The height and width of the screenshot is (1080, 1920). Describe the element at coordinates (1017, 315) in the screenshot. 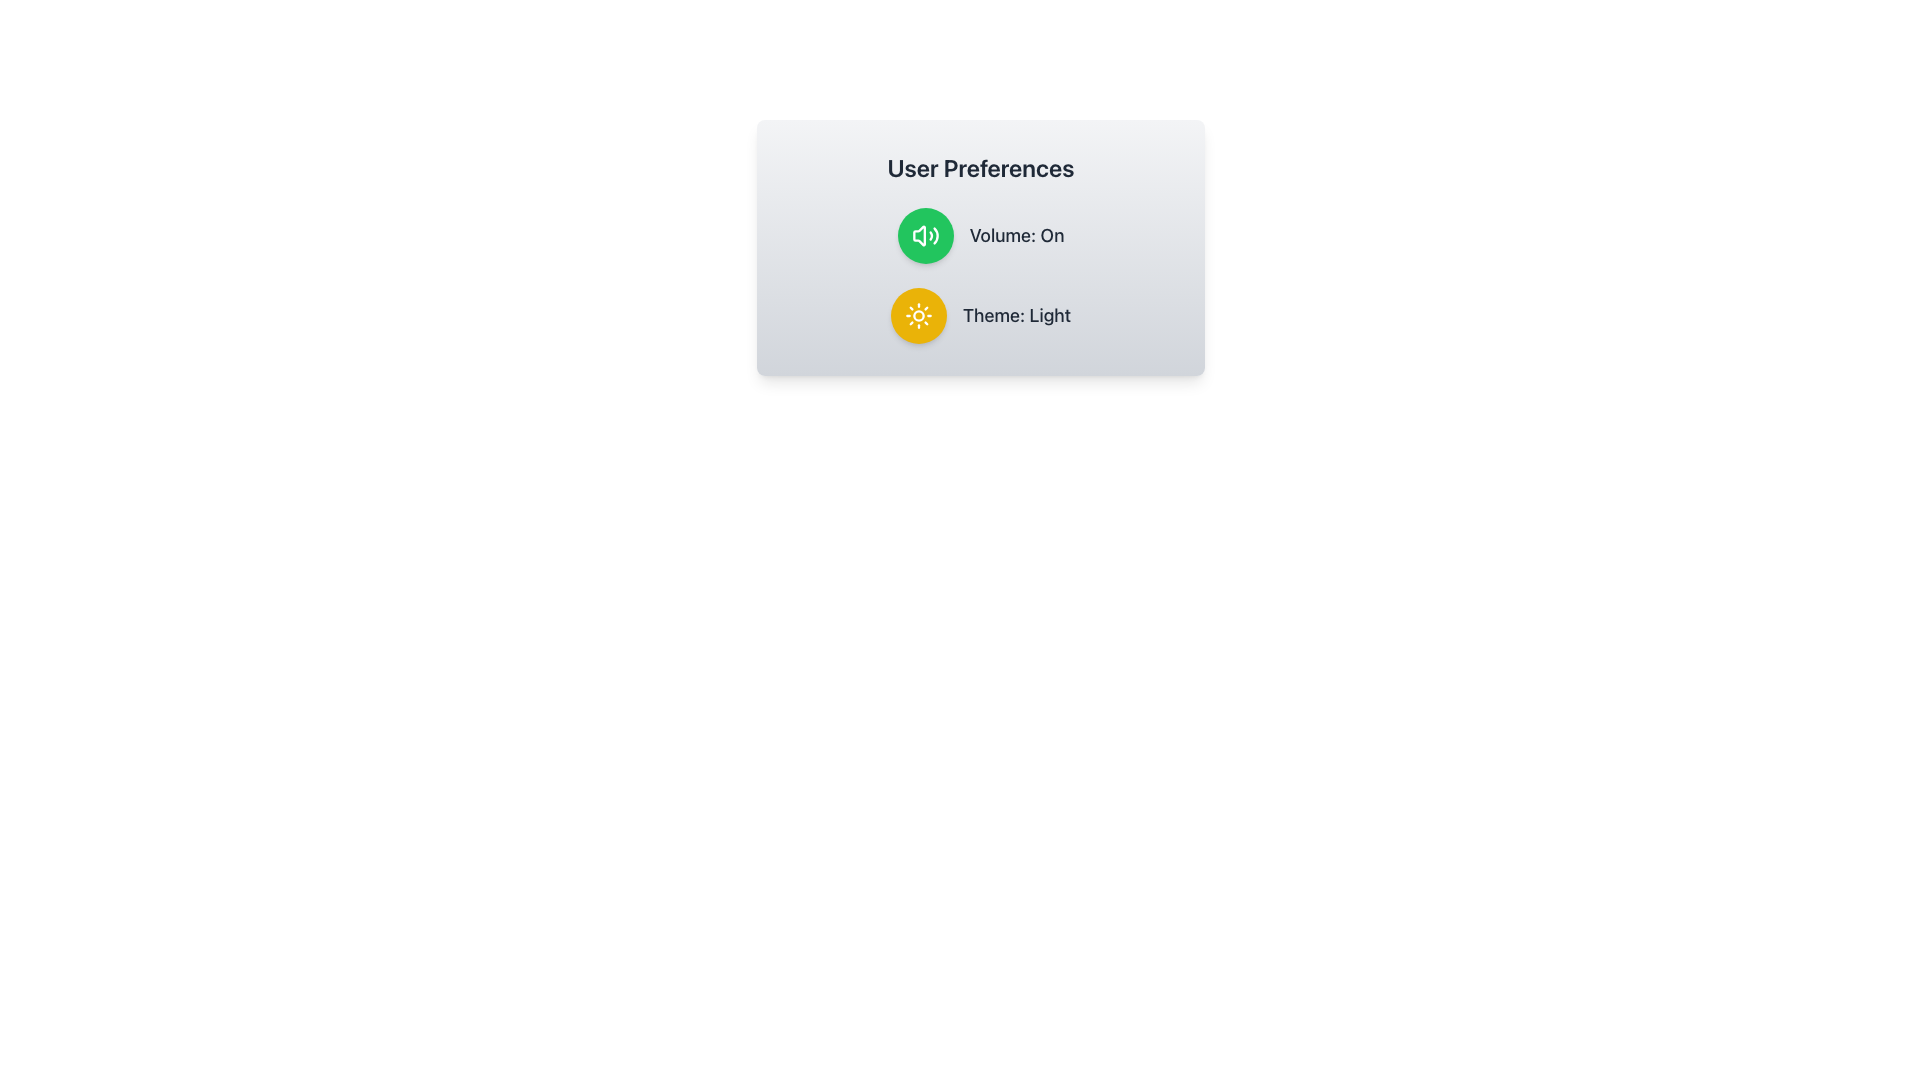

I see `the text label indicating the current theme setting of the application, which is located within the 'User Preferences' interface card, below the 'Volume: On' section and to the right of the sun symbol` at that location.